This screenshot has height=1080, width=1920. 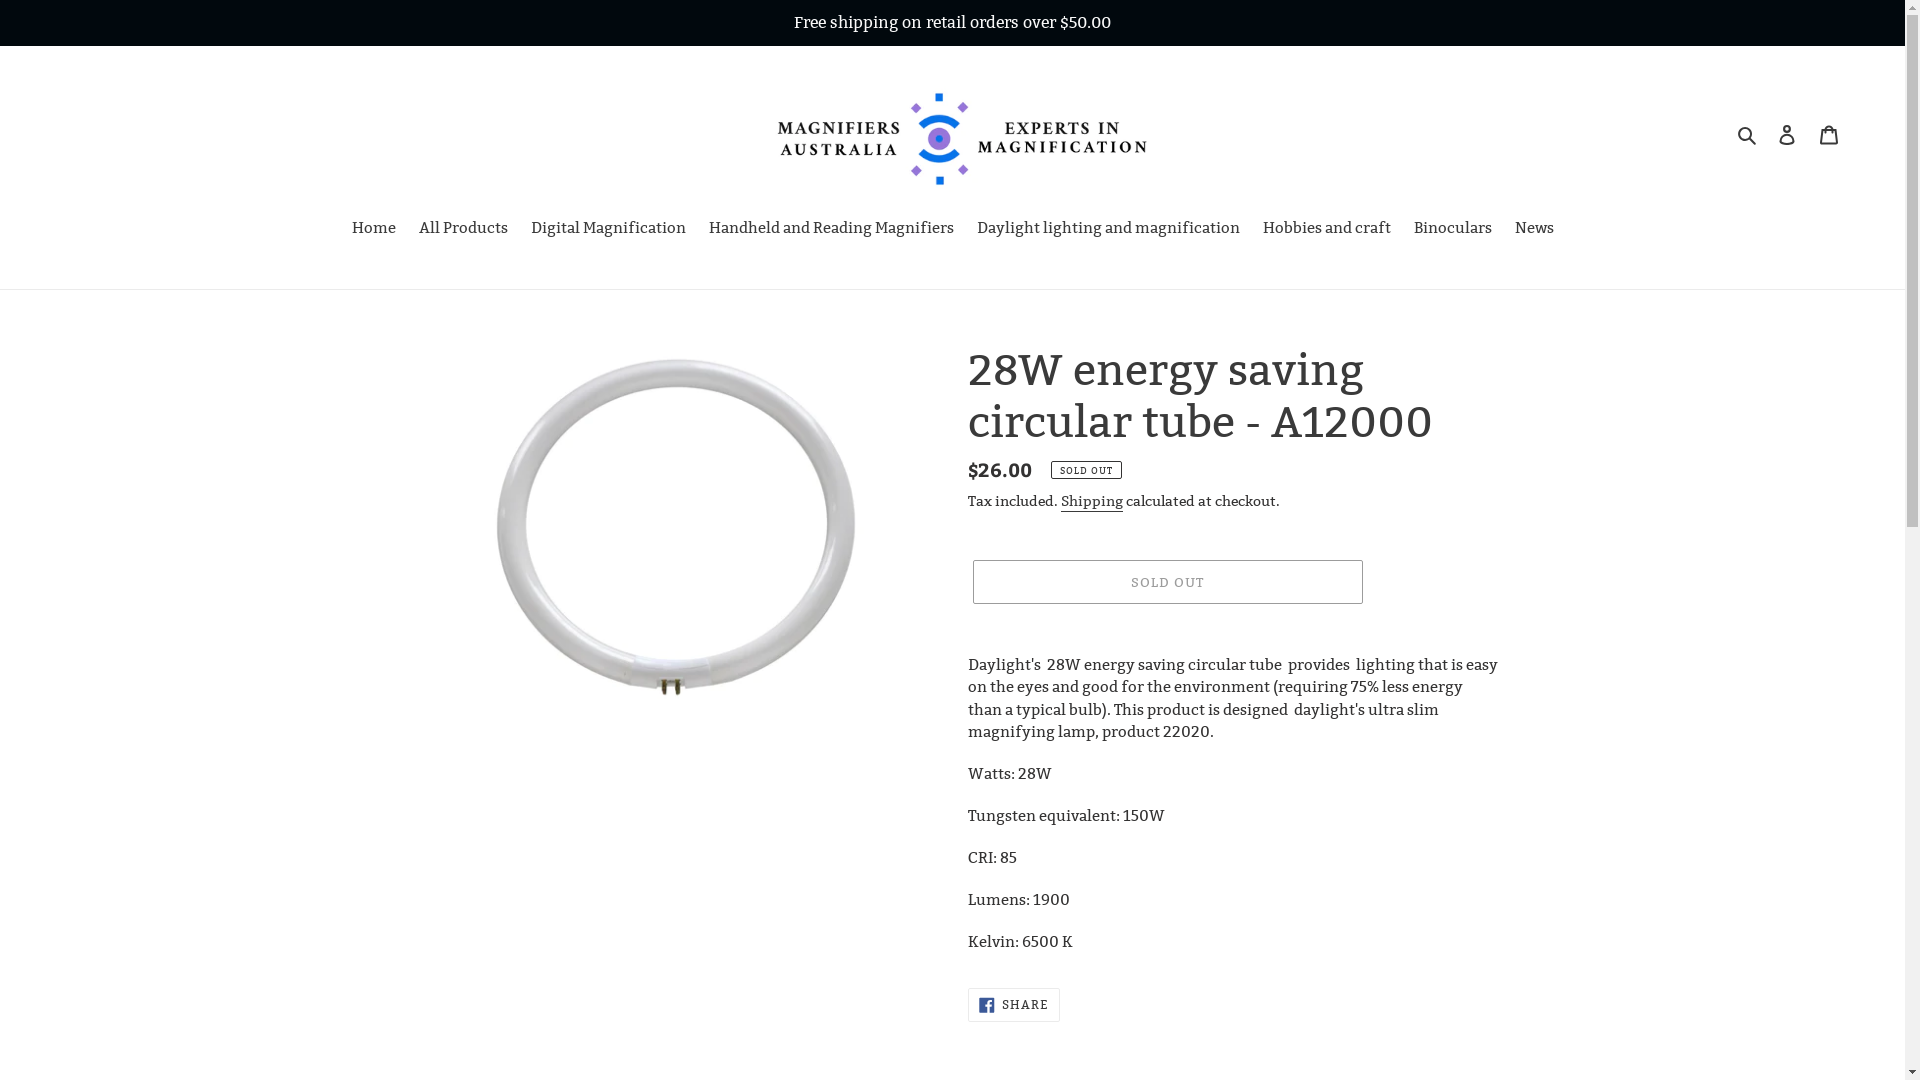 I want to click on 'Digital Magnification', so click(x=606, y=229).